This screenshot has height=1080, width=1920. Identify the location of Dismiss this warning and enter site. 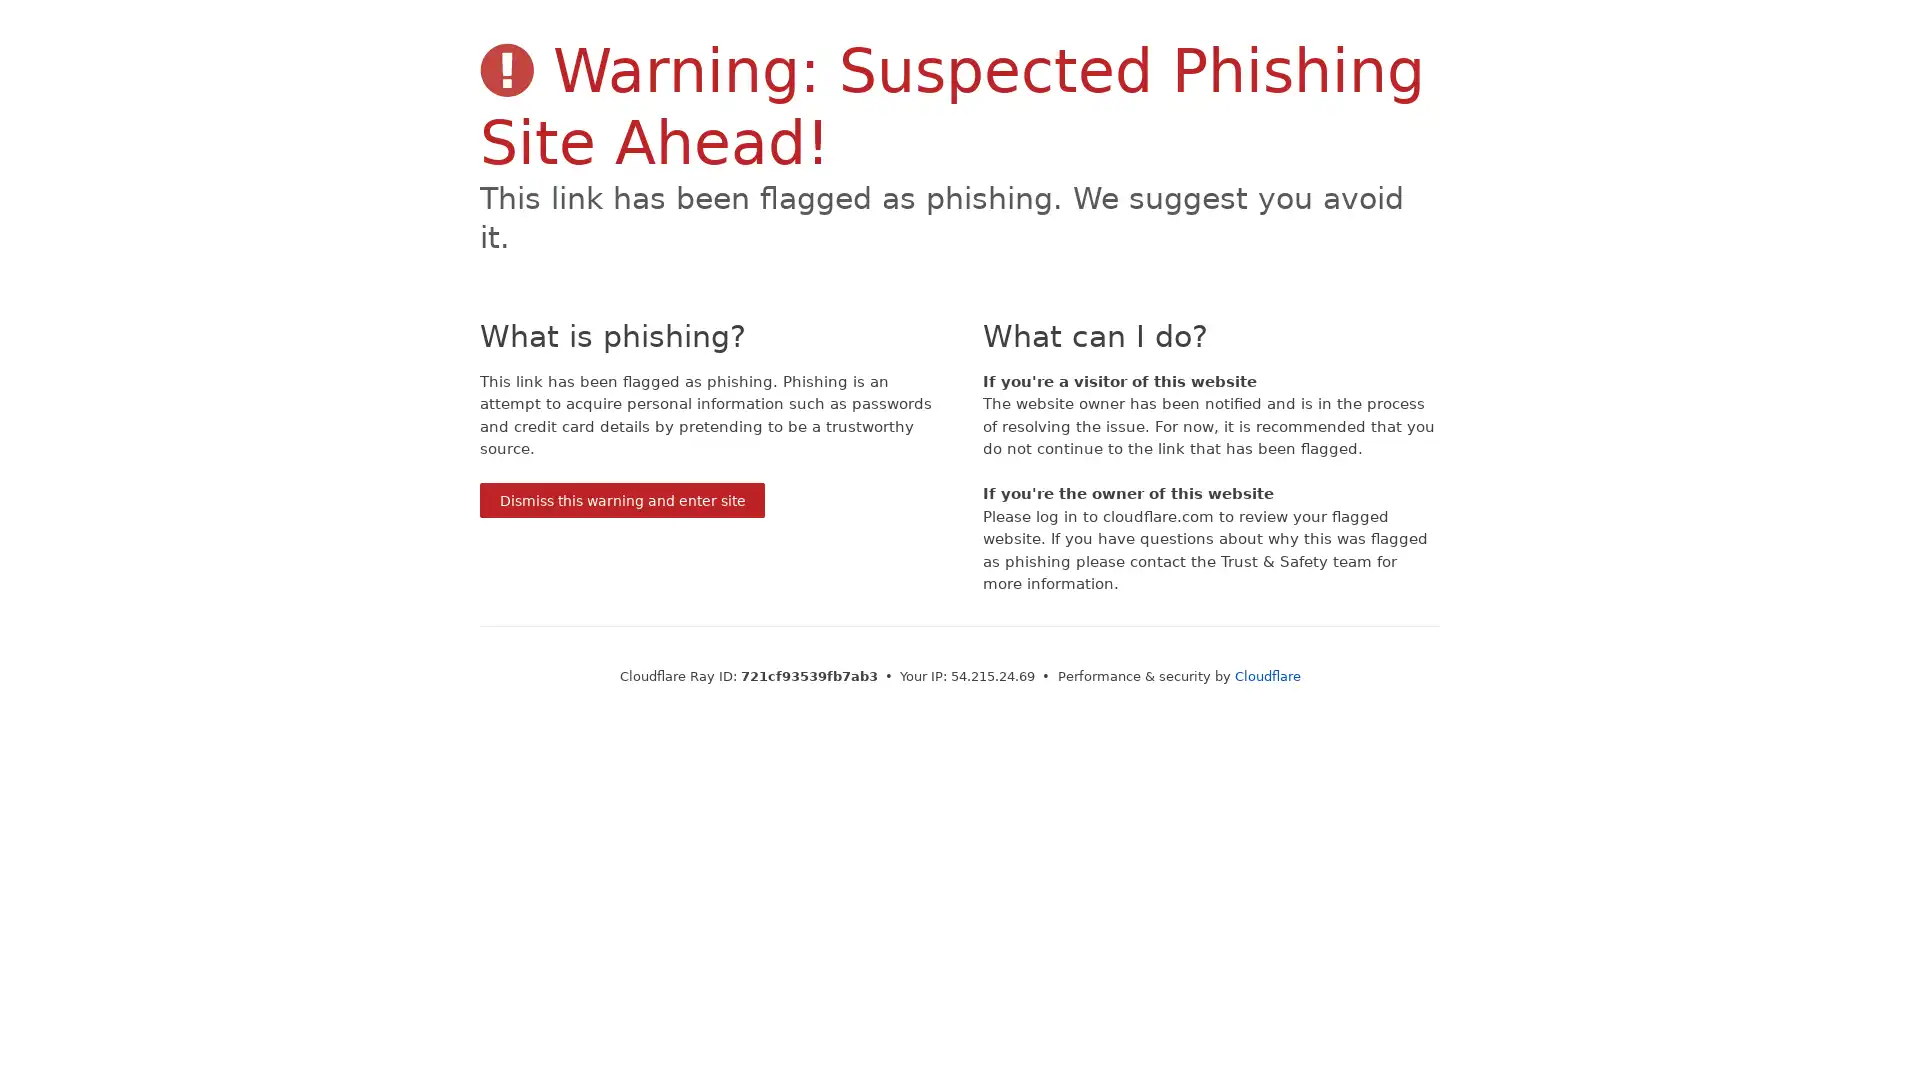
(621, 499).